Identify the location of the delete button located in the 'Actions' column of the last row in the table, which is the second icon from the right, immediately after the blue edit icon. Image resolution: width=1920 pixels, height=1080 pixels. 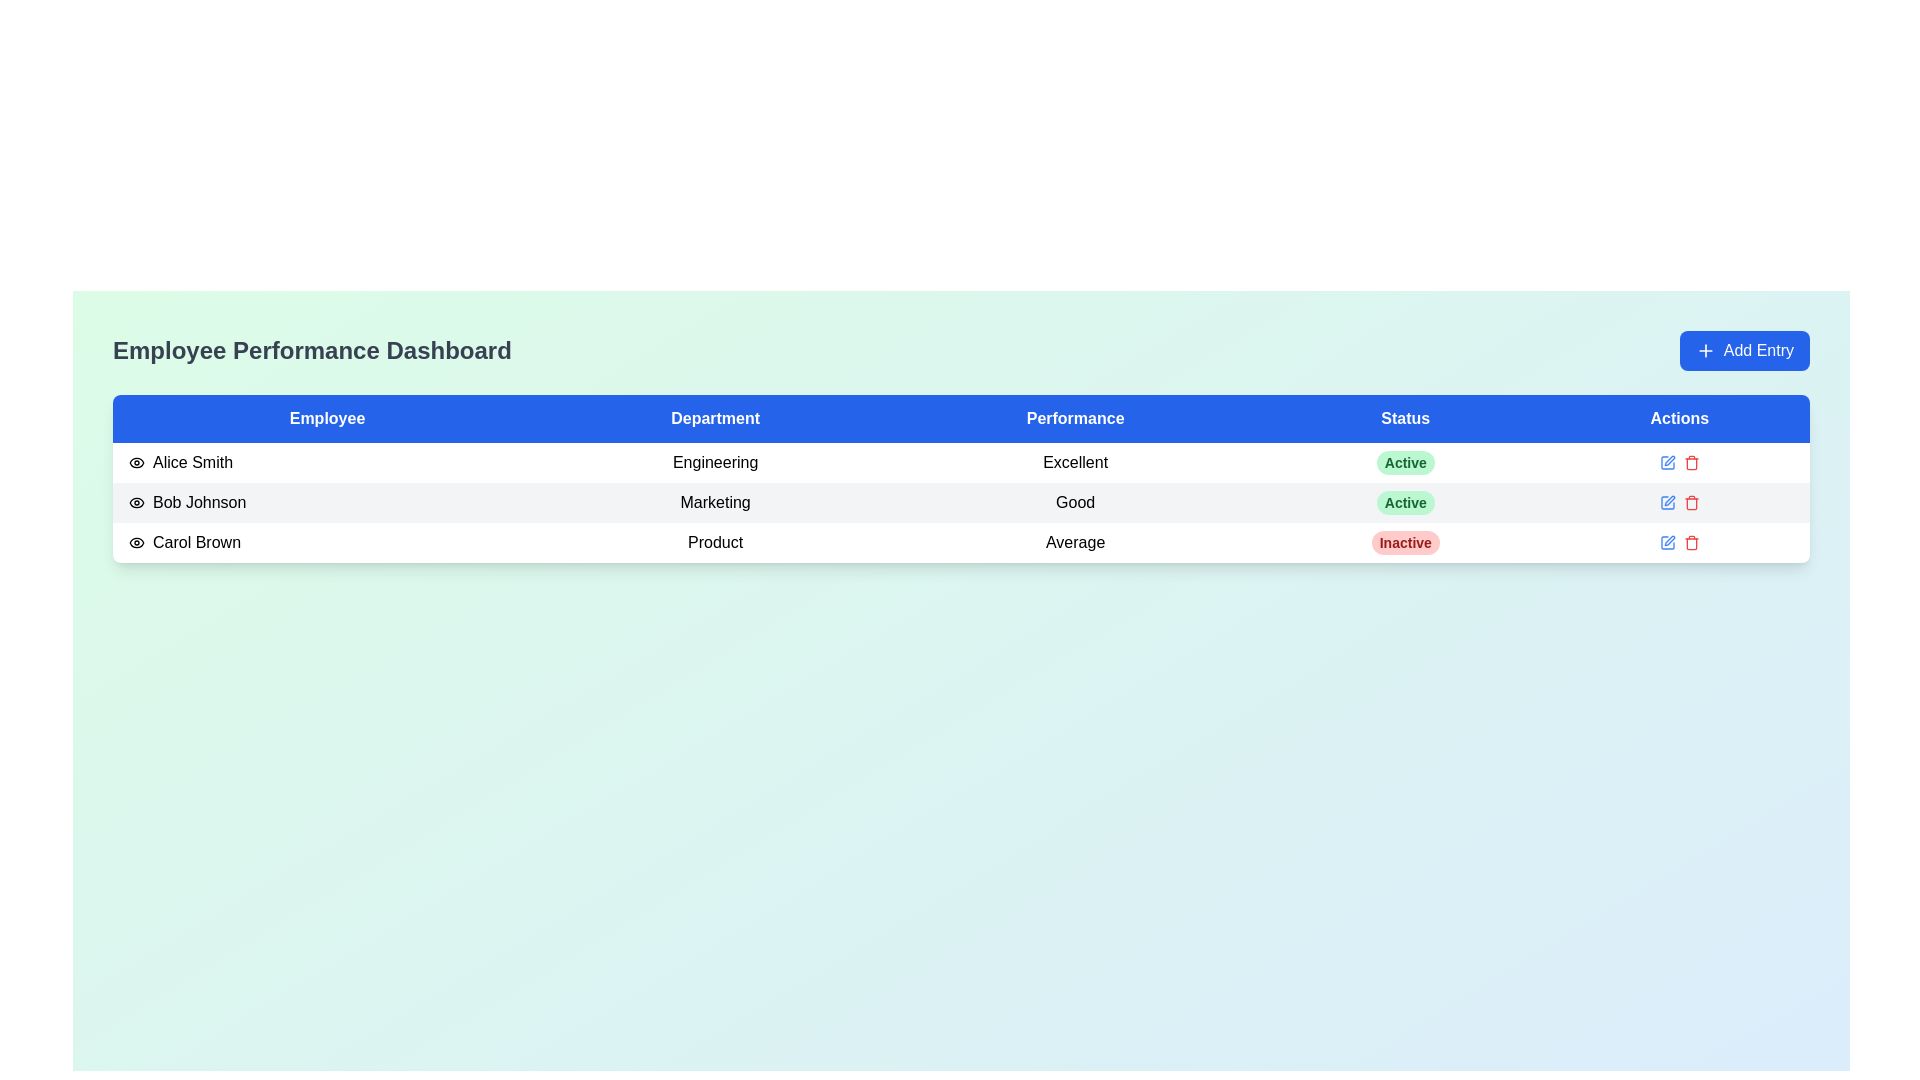
(1690, 543).